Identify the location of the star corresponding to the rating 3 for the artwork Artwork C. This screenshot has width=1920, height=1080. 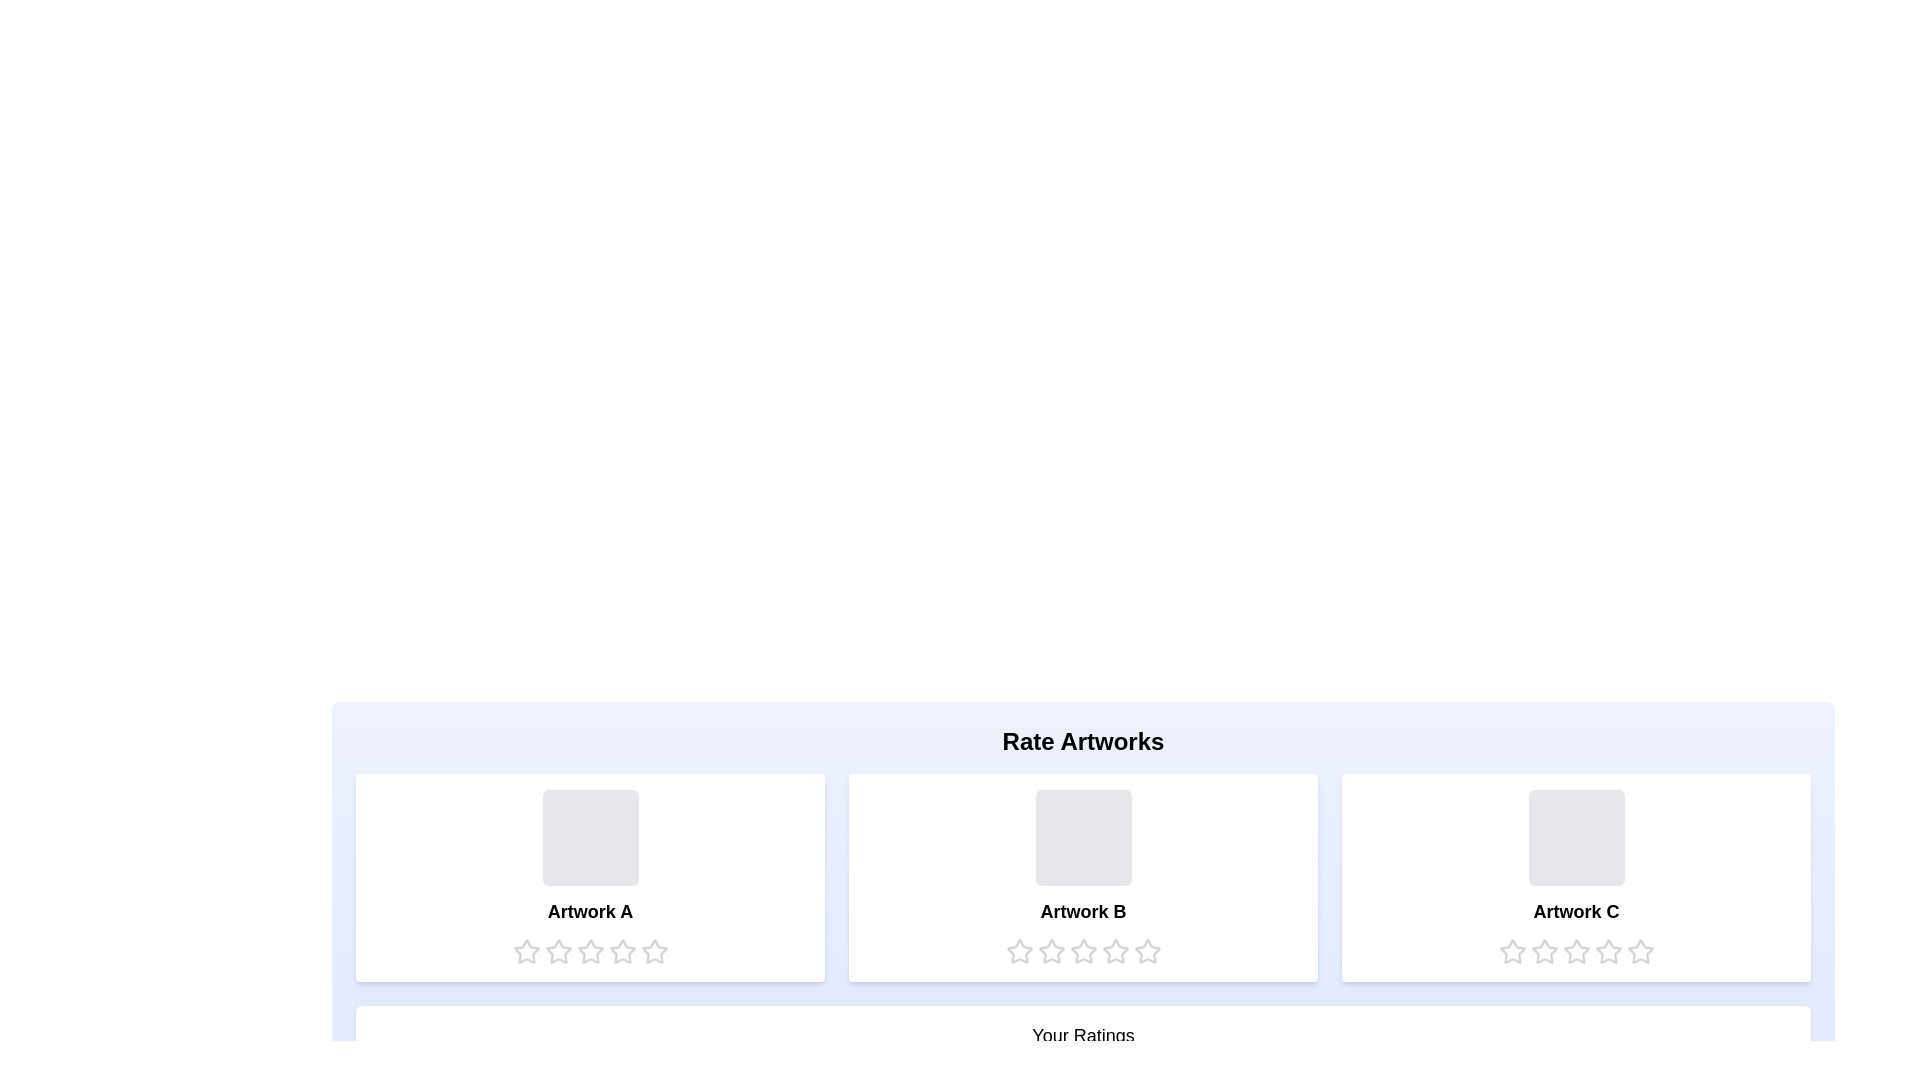
(1575, 951).